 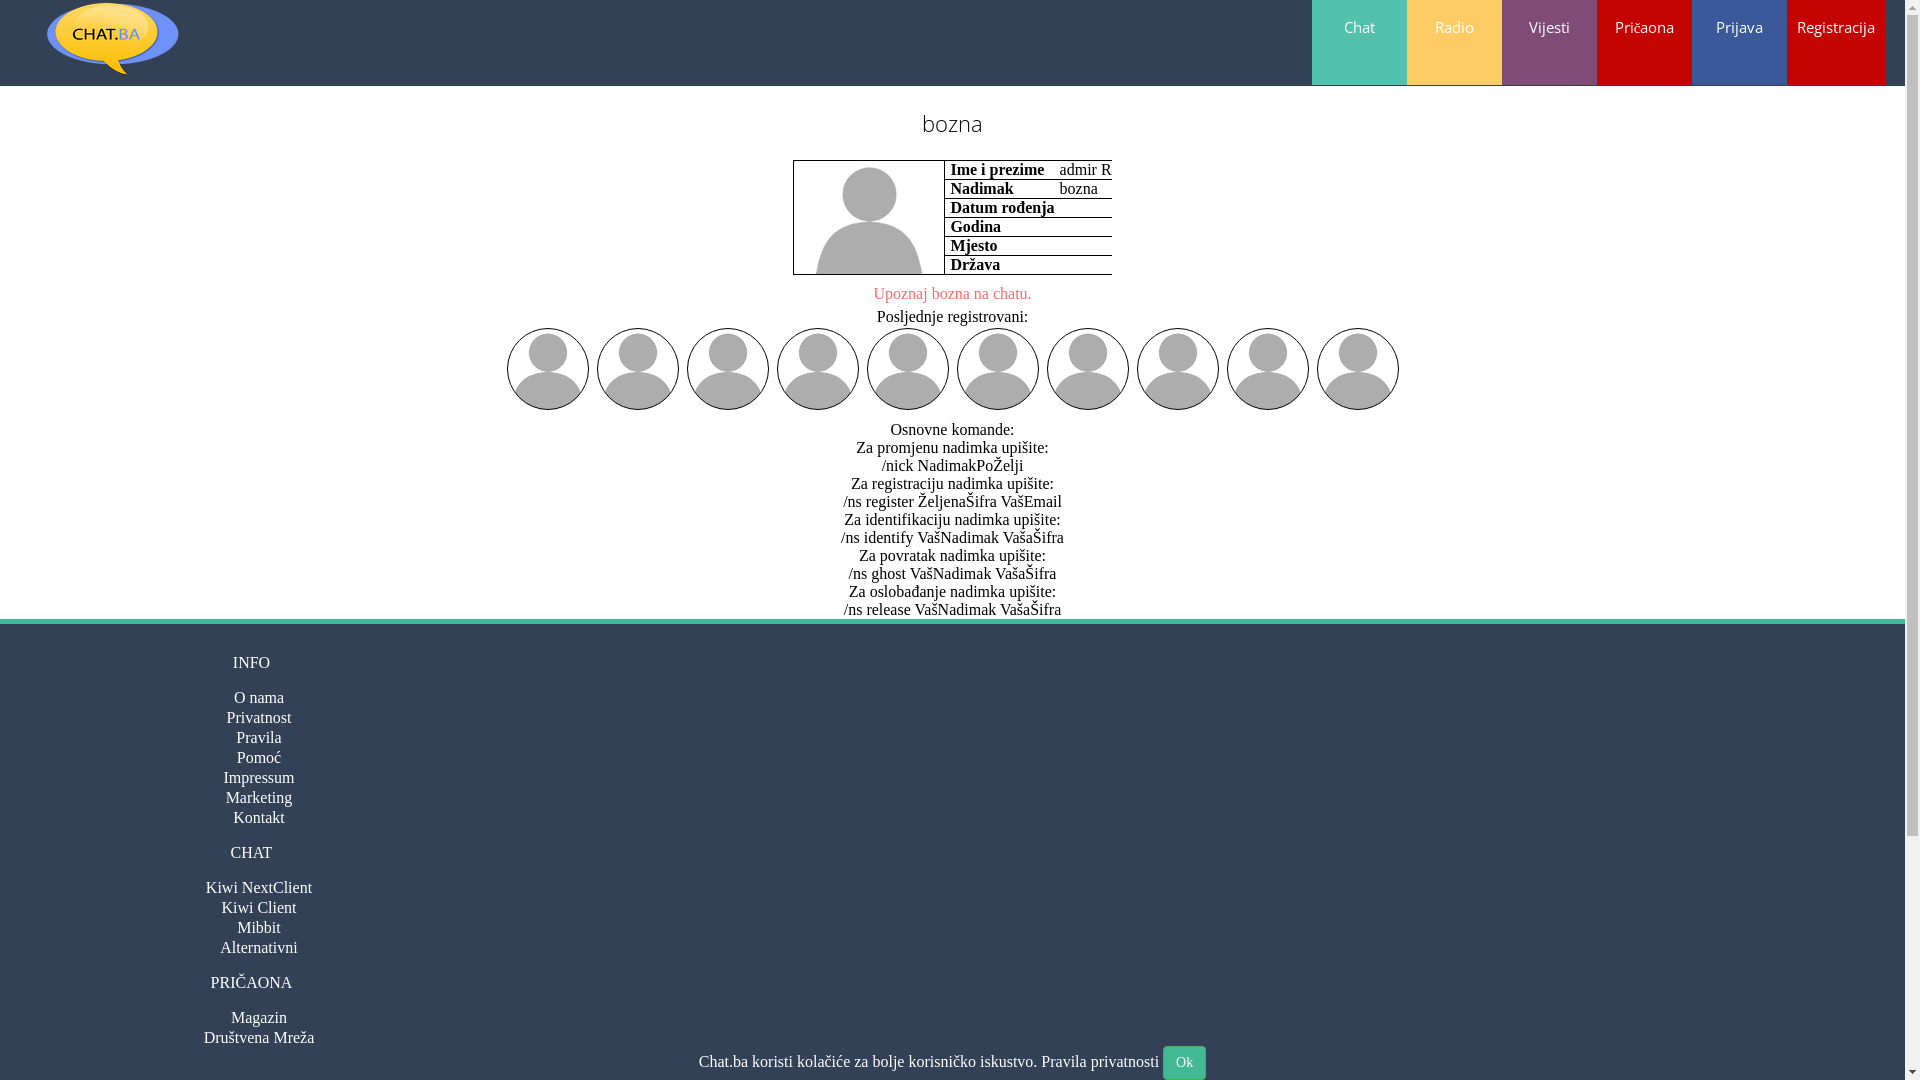 I want to click on 'Chat', so click(x=1359, y=42).